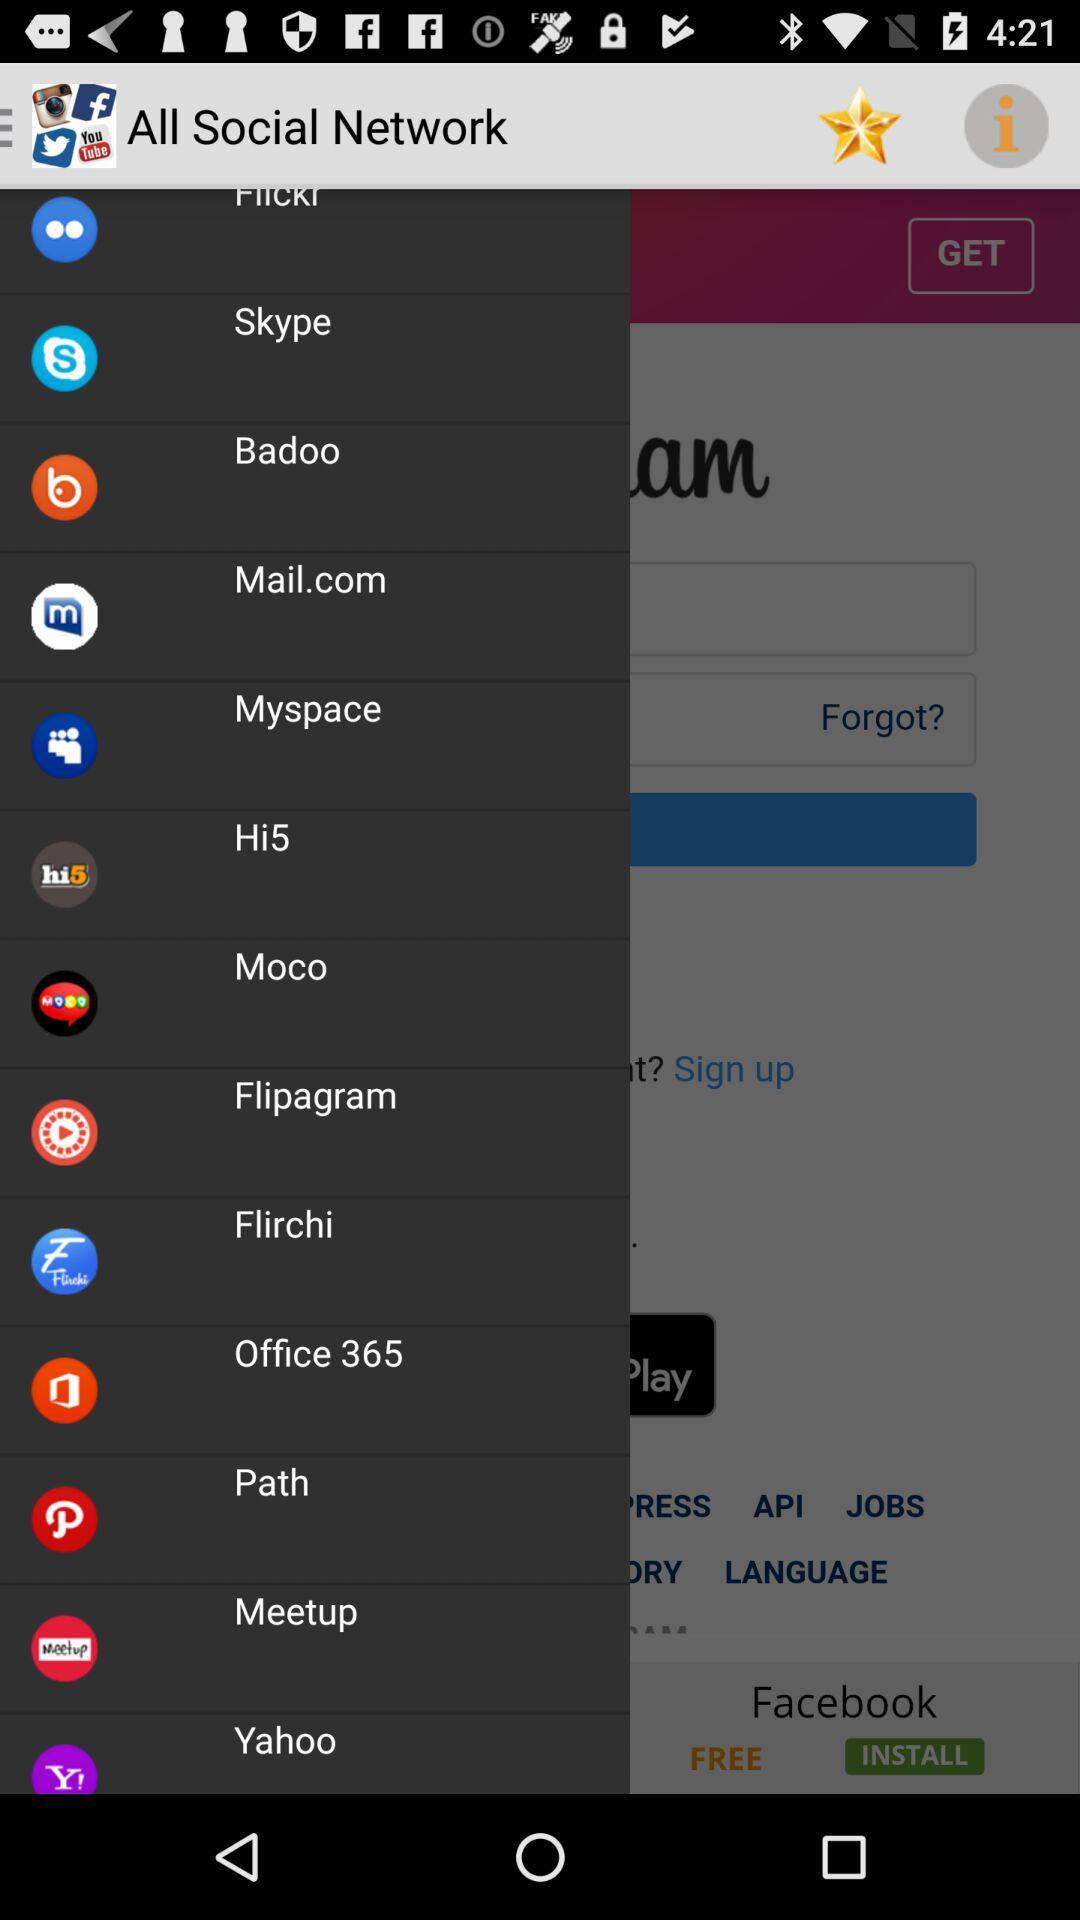 The width and height of the screenshot is (1080, 1920). I want to click on the mail.com app, so click(310, 577).